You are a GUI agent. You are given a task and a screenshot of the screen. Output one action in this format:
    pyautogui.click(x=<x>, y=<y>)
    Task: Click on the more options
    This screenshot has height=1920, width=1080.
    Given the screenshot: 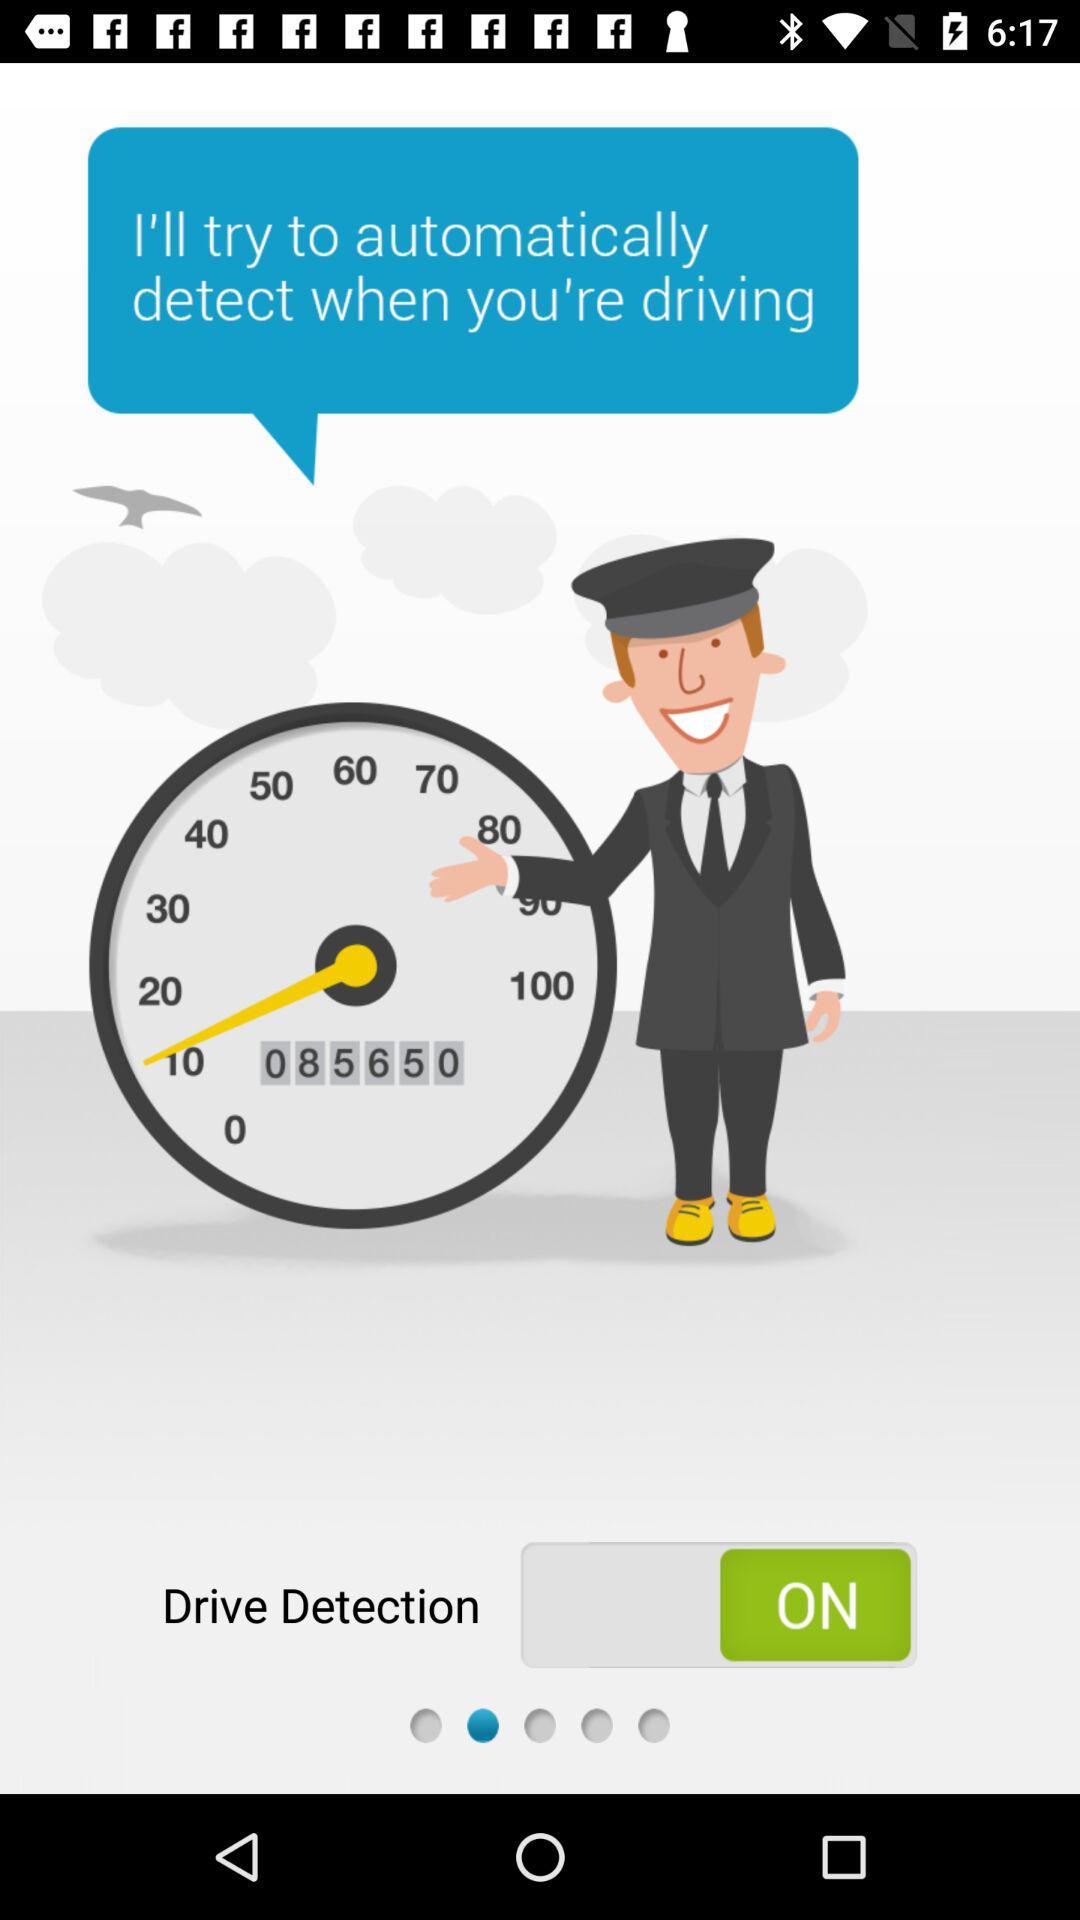 What is the action you would take?
    pyautogui.click(x=654, y=1724)
    